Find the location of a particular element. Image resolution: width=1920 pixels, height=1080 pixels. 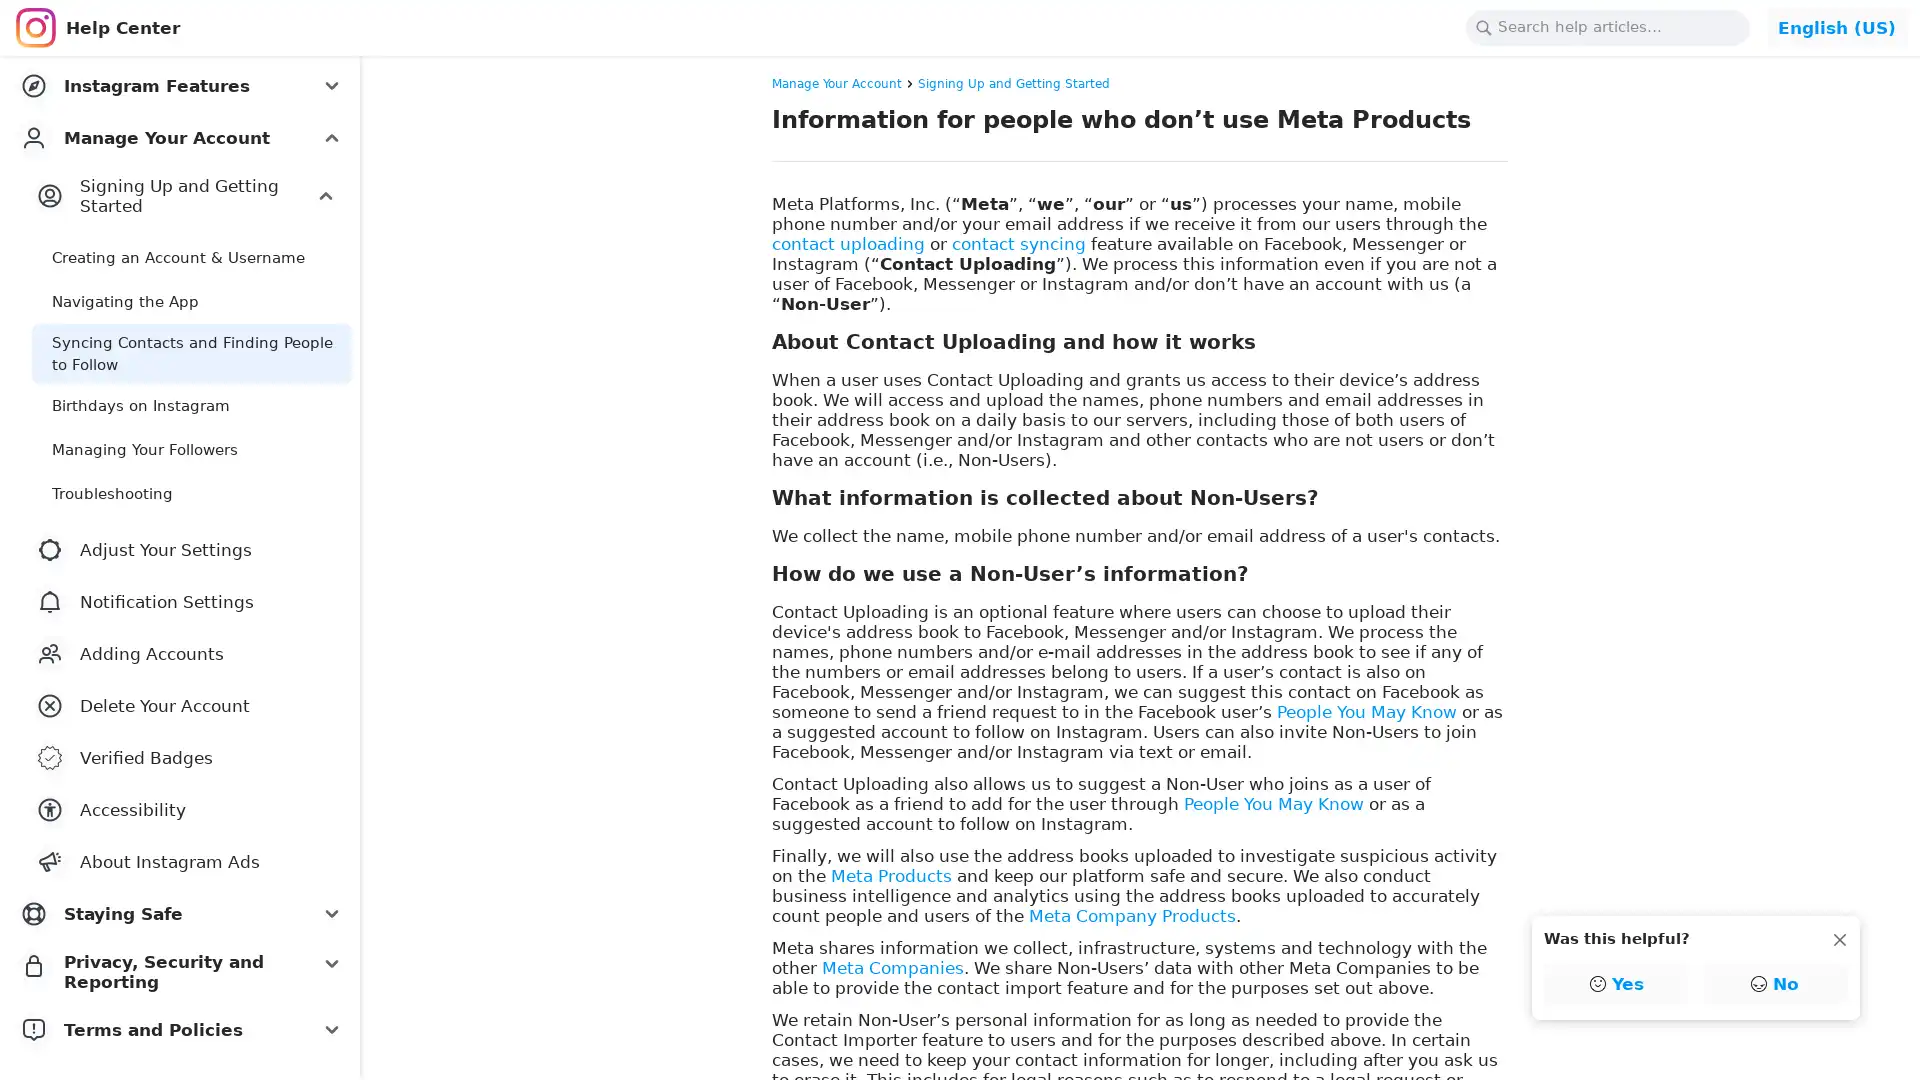

Manage Your Account is located at coordinates (180, 137).